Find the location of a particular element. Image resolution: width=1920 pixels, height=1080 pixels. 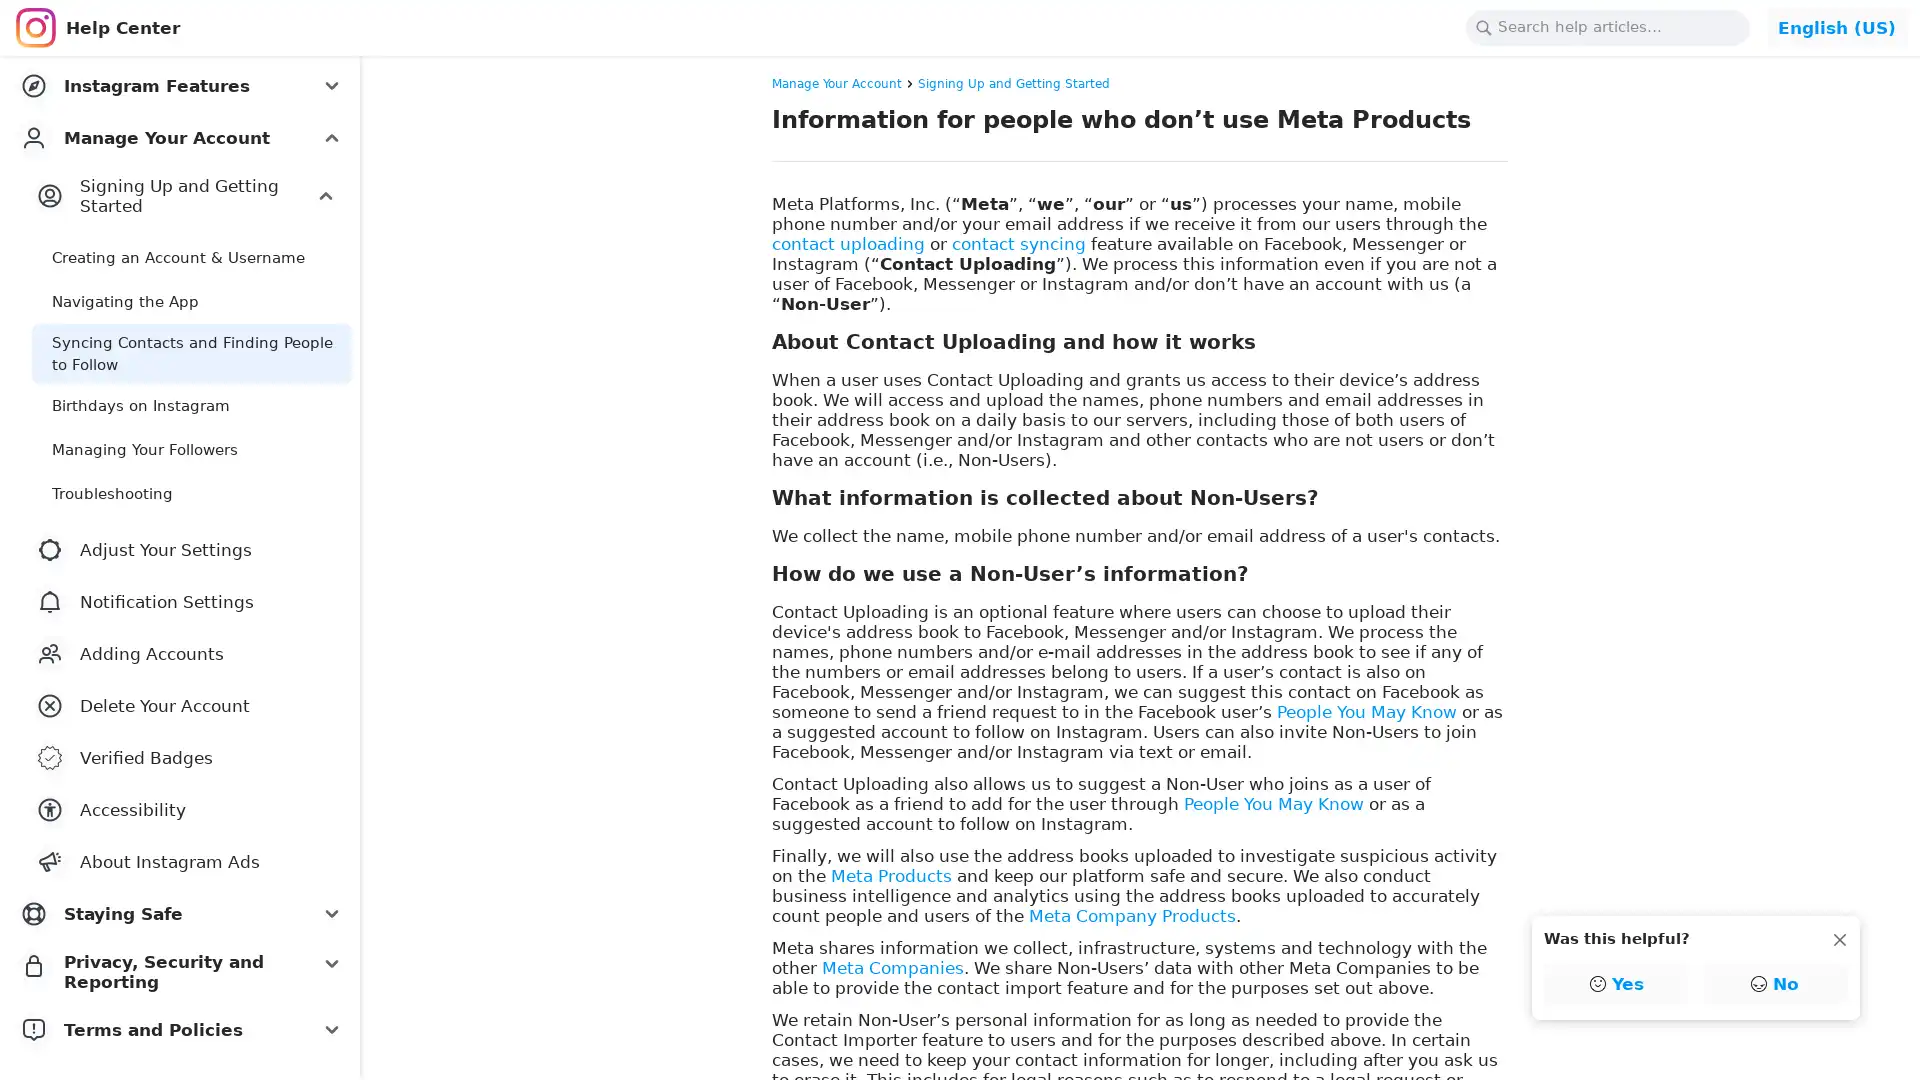

Manage Your Account is located at coordinates (180, 137).